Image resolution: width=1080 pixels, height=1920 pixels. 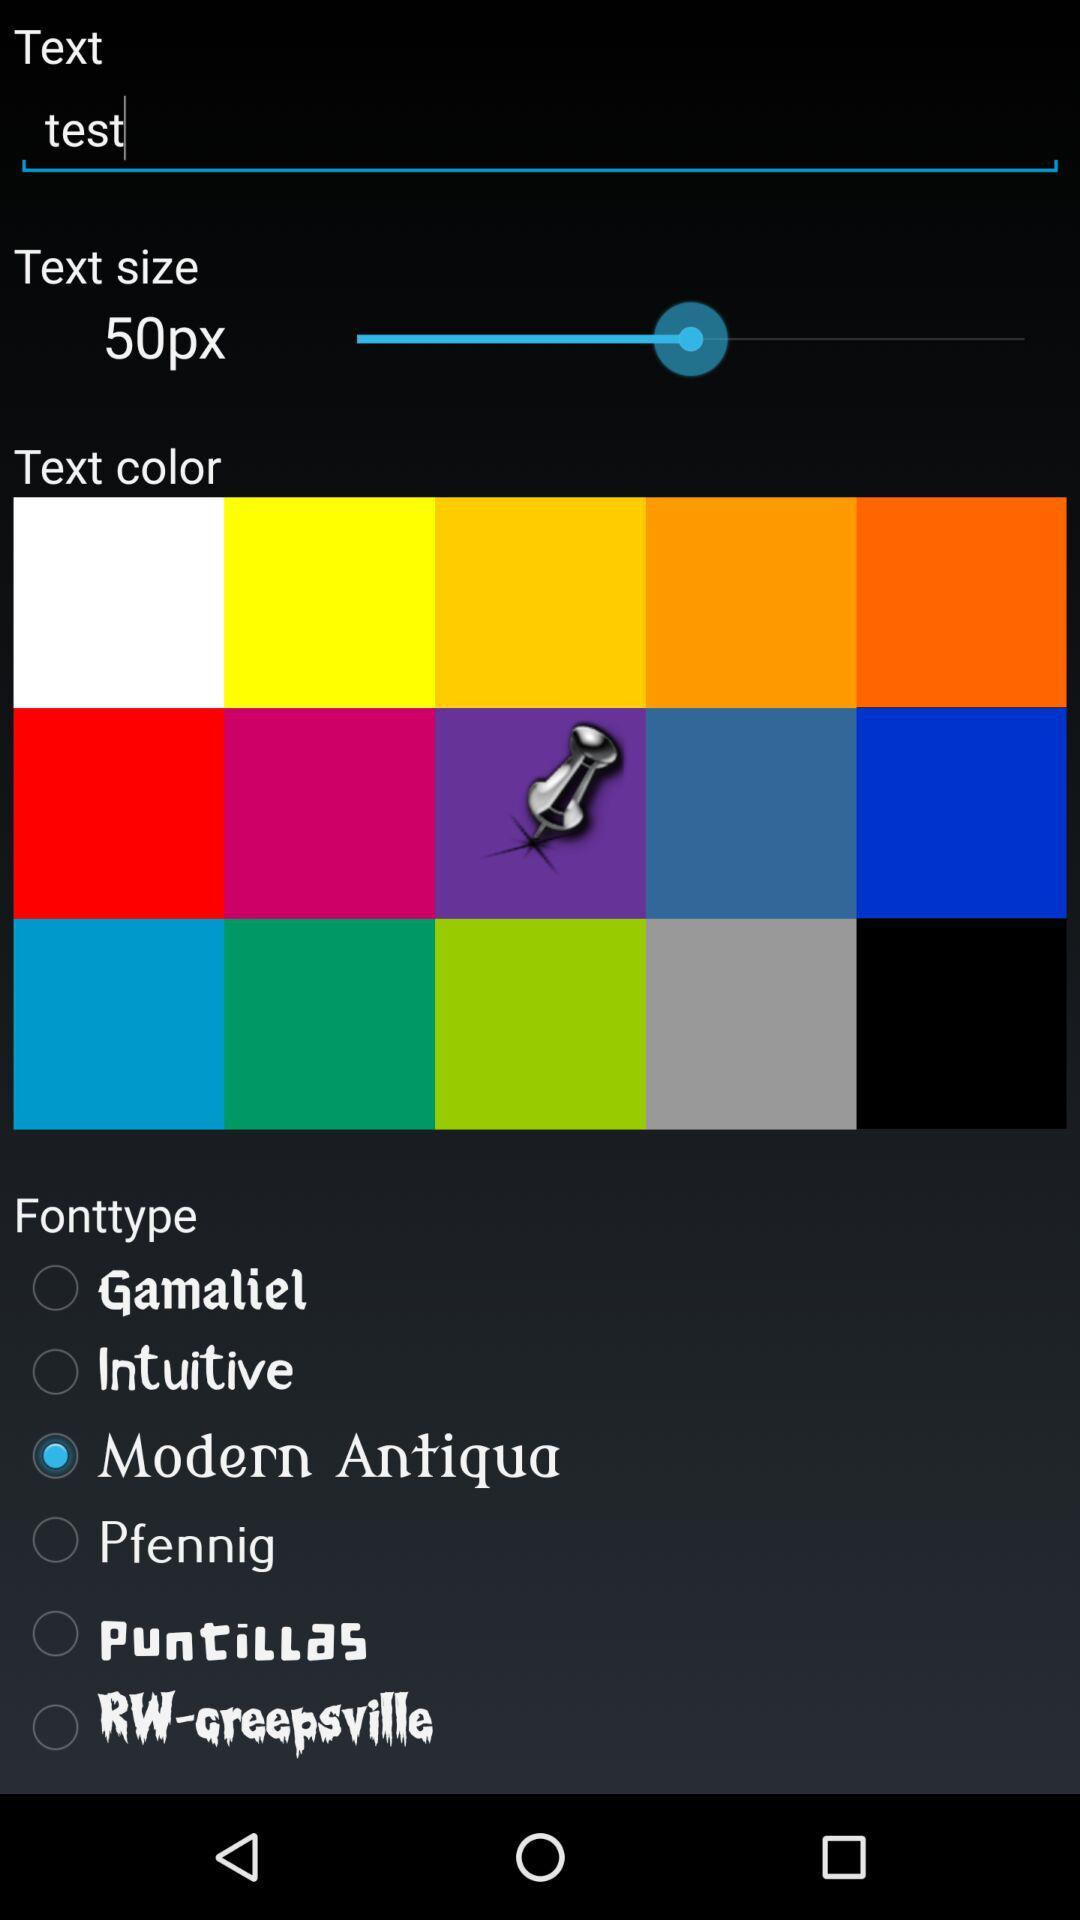 I want to click on orange colour, so click(x=118, y=813).